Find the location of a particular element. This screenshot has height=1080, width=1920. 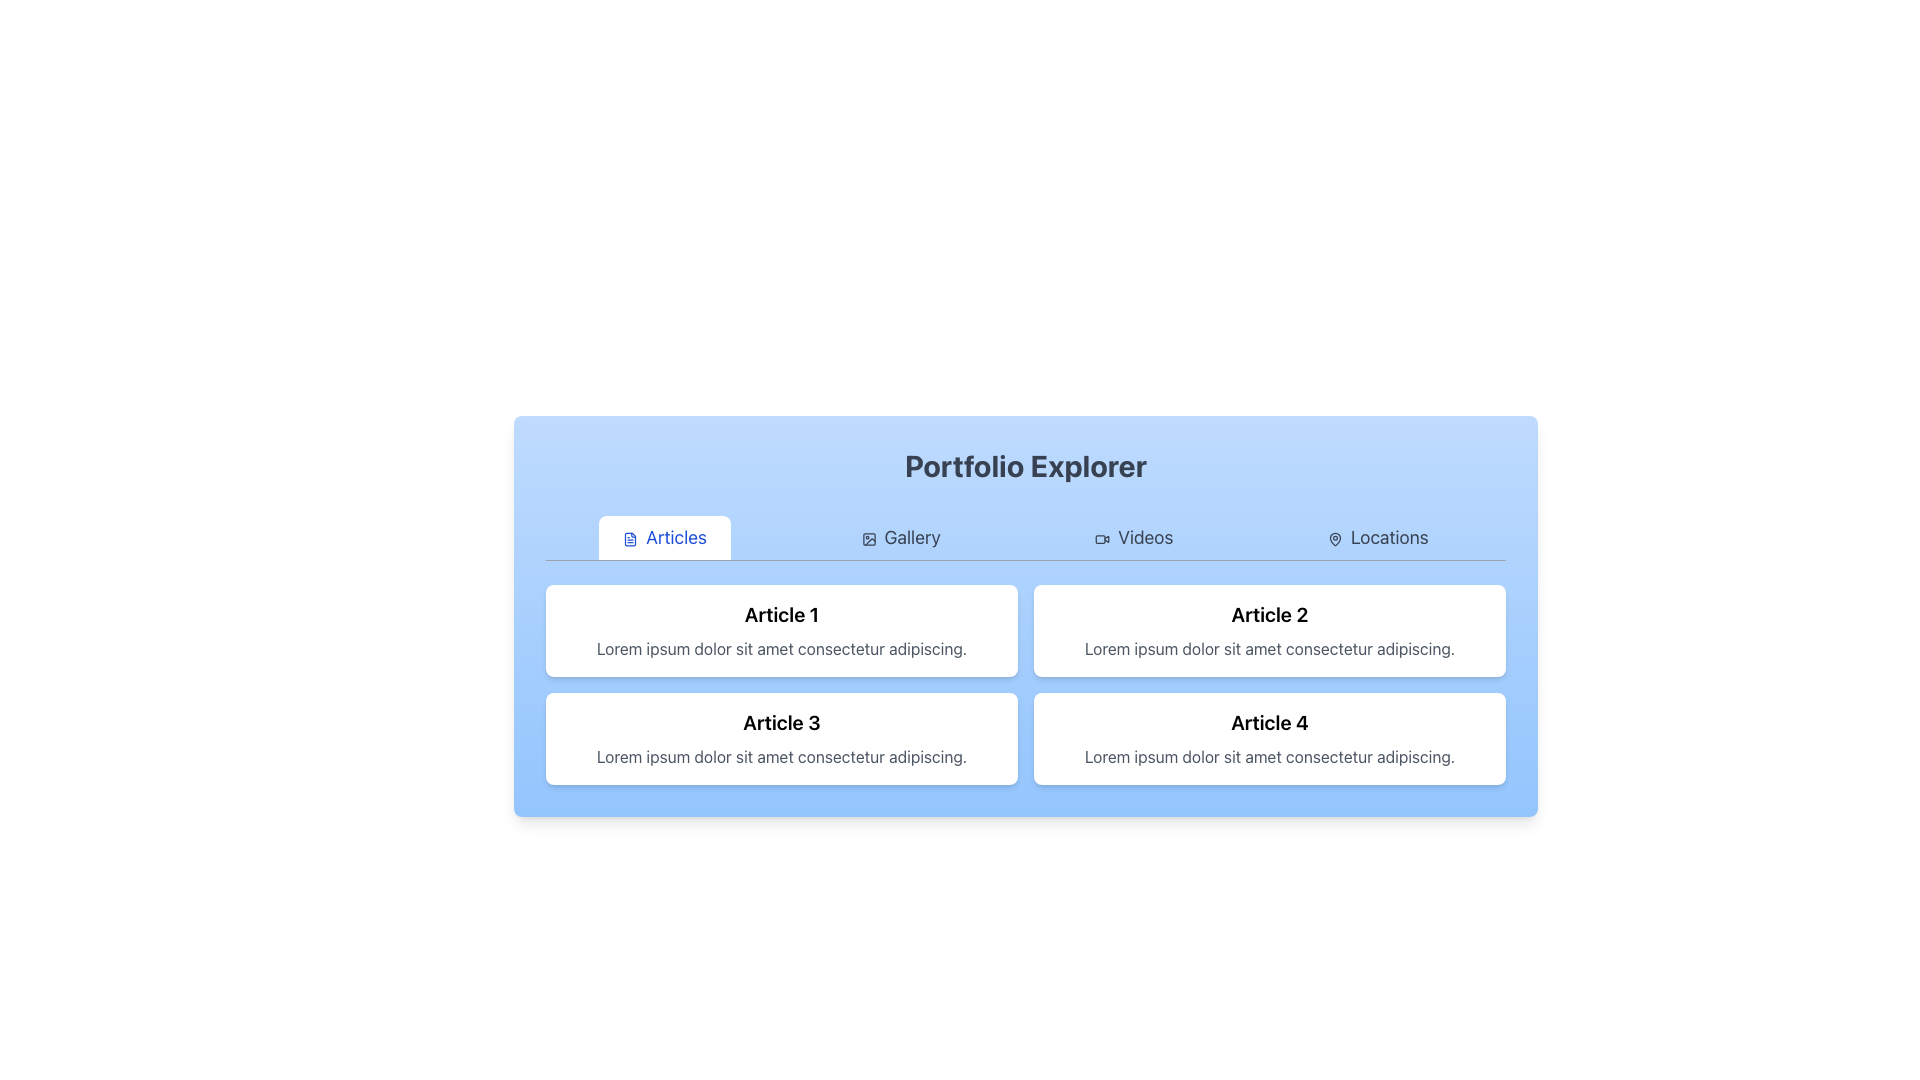

the 'Gallery' button in the navigation menu is located at coordinates (1026, 536).